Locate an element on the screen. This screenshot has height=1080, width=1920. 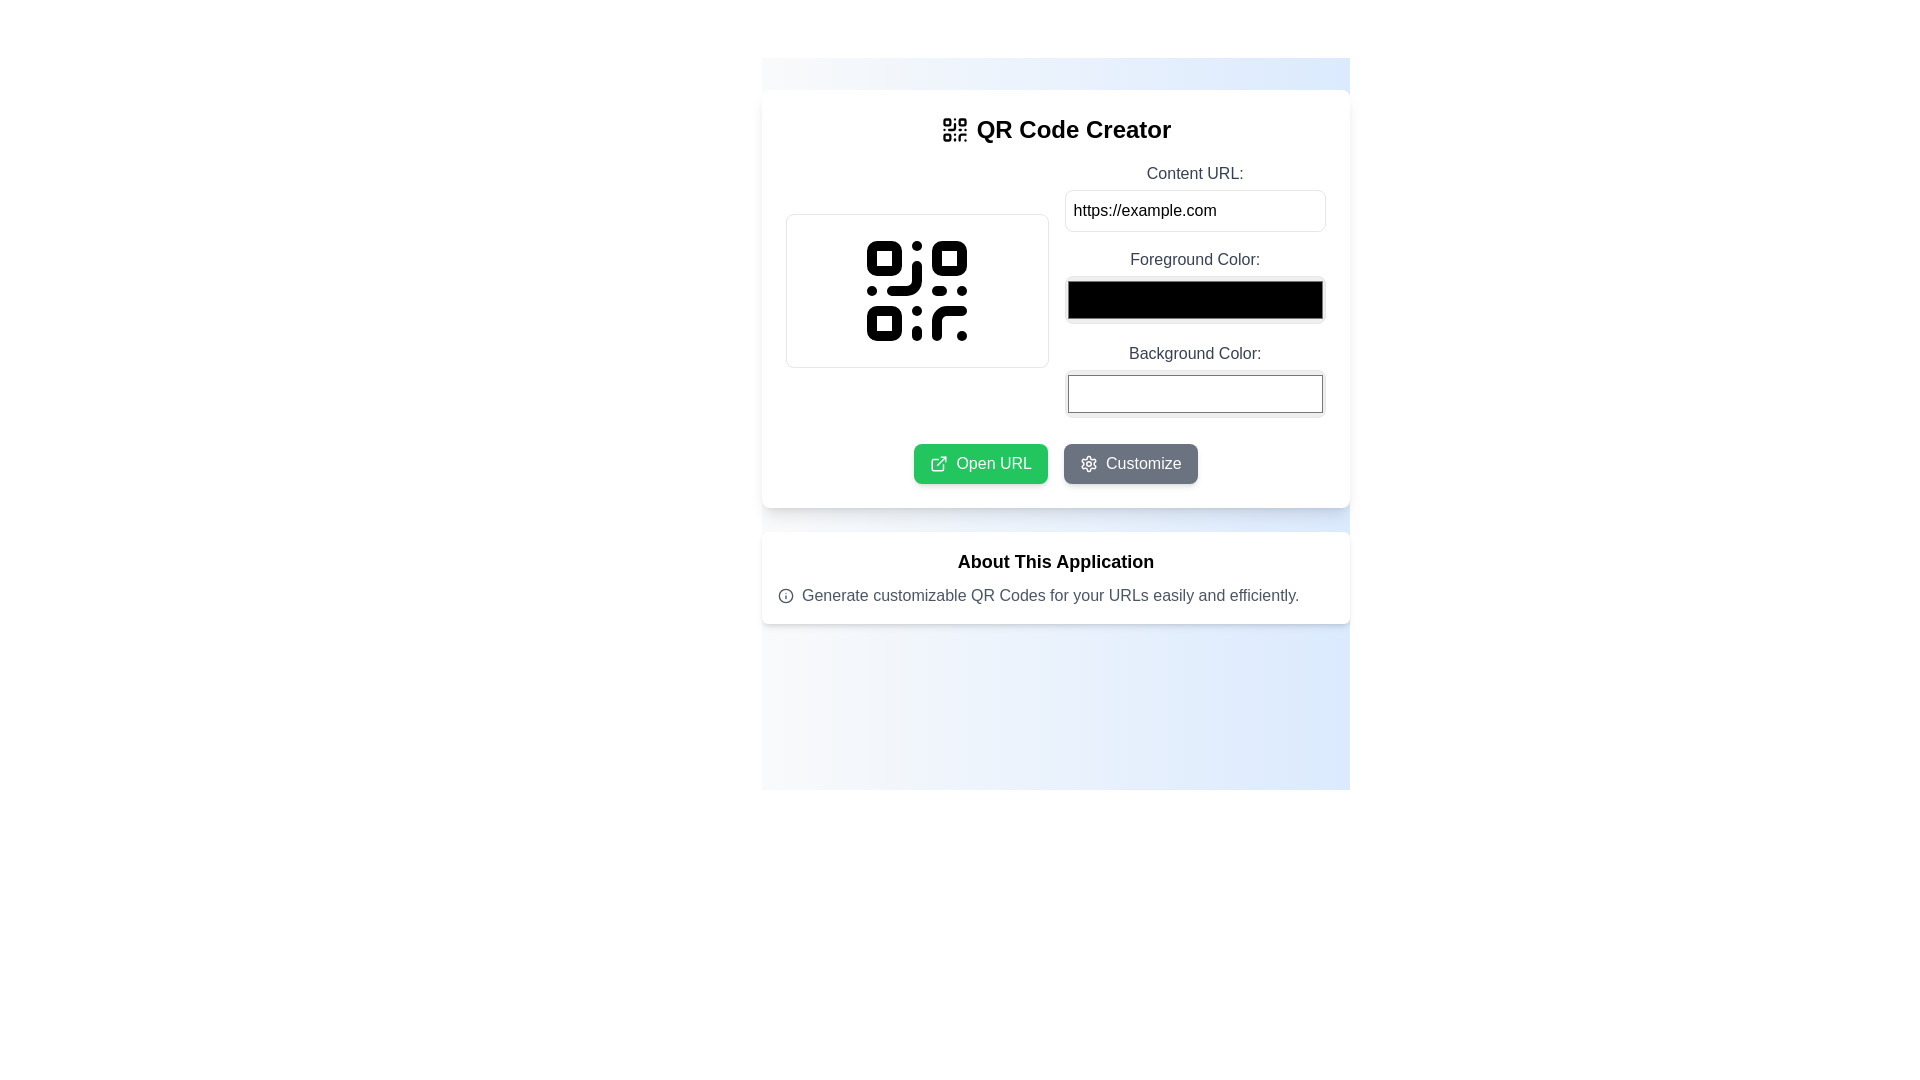
the text label displaying 'Foreground Color:' which is styled in gray and serves as a label for the color picker is located at coordinates (1195, 258).